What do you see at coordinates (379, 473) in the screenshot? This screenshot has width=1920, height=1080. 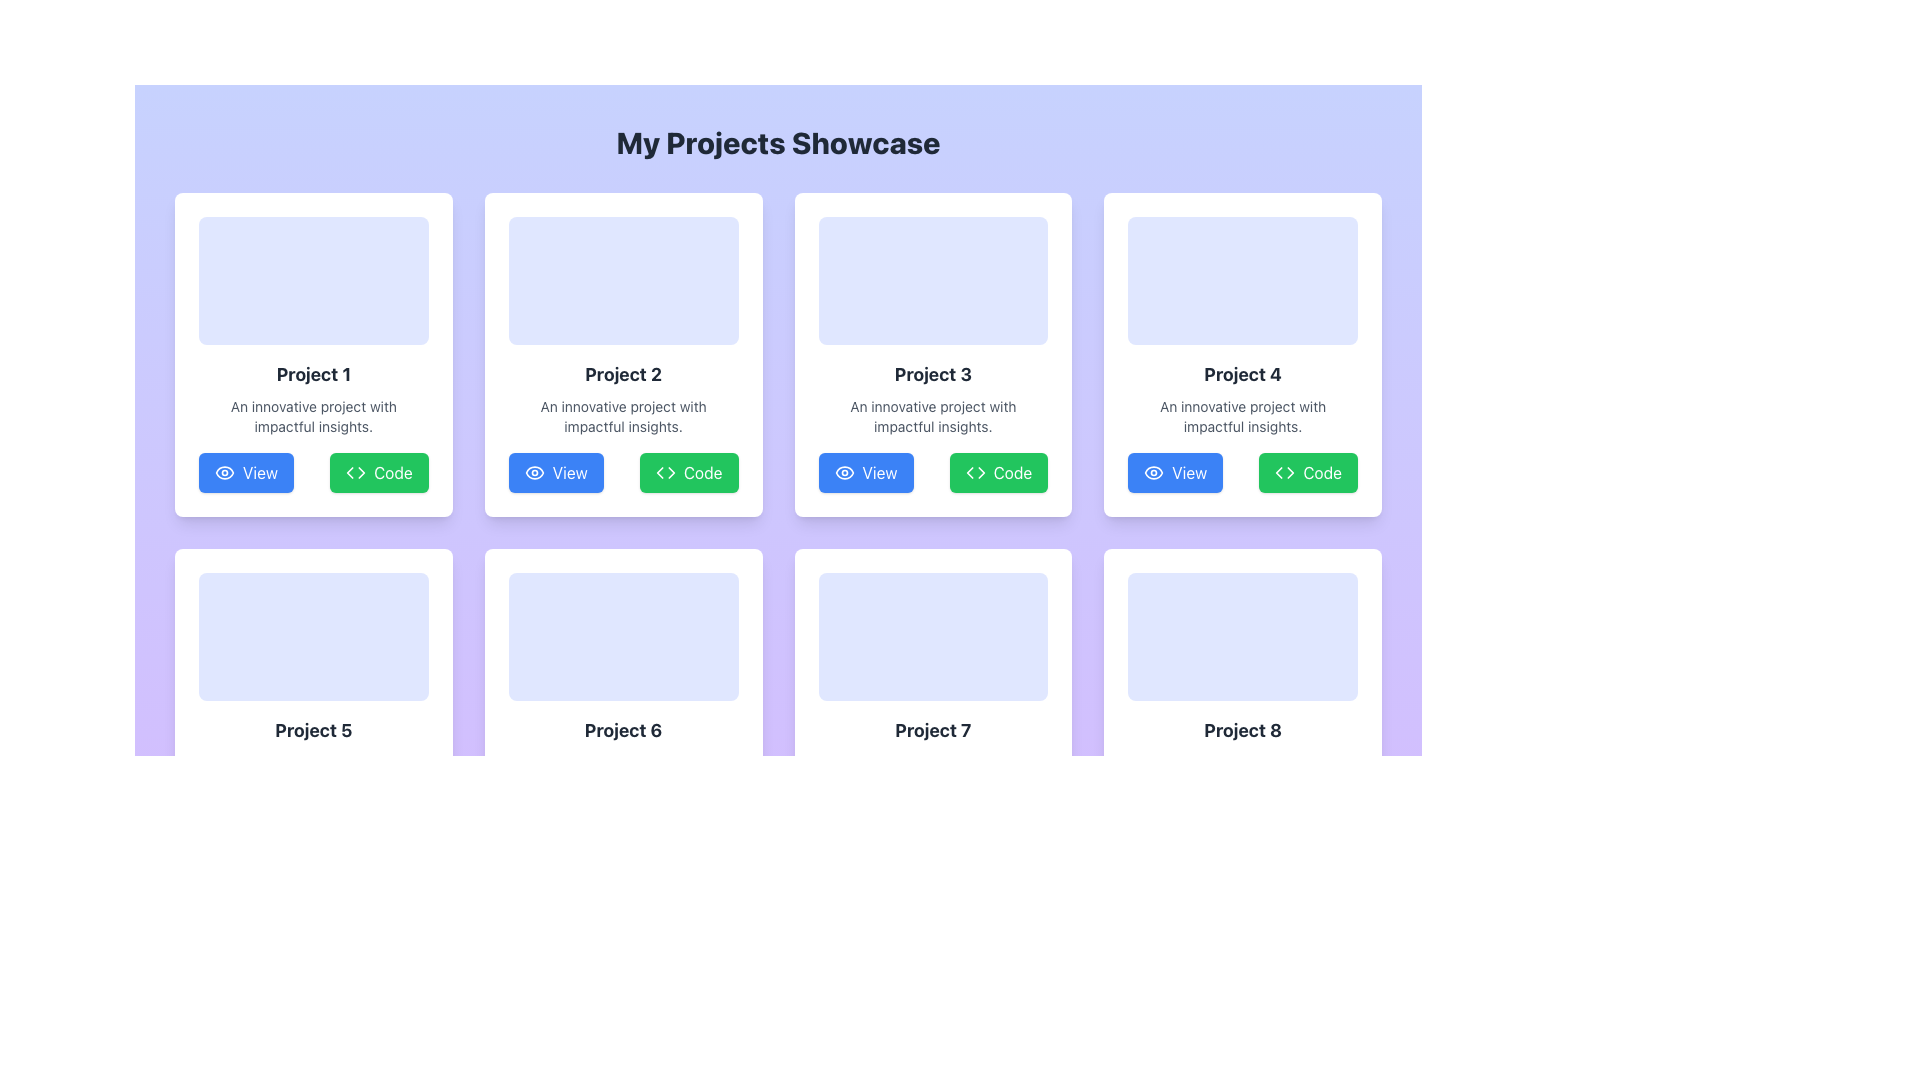 I see `the 'Code' button, which is a green rectangular button with bold white text and a coding brackets icon, located centrally in the bottom section of the Project 1 card` at bounding box center [379, 473].